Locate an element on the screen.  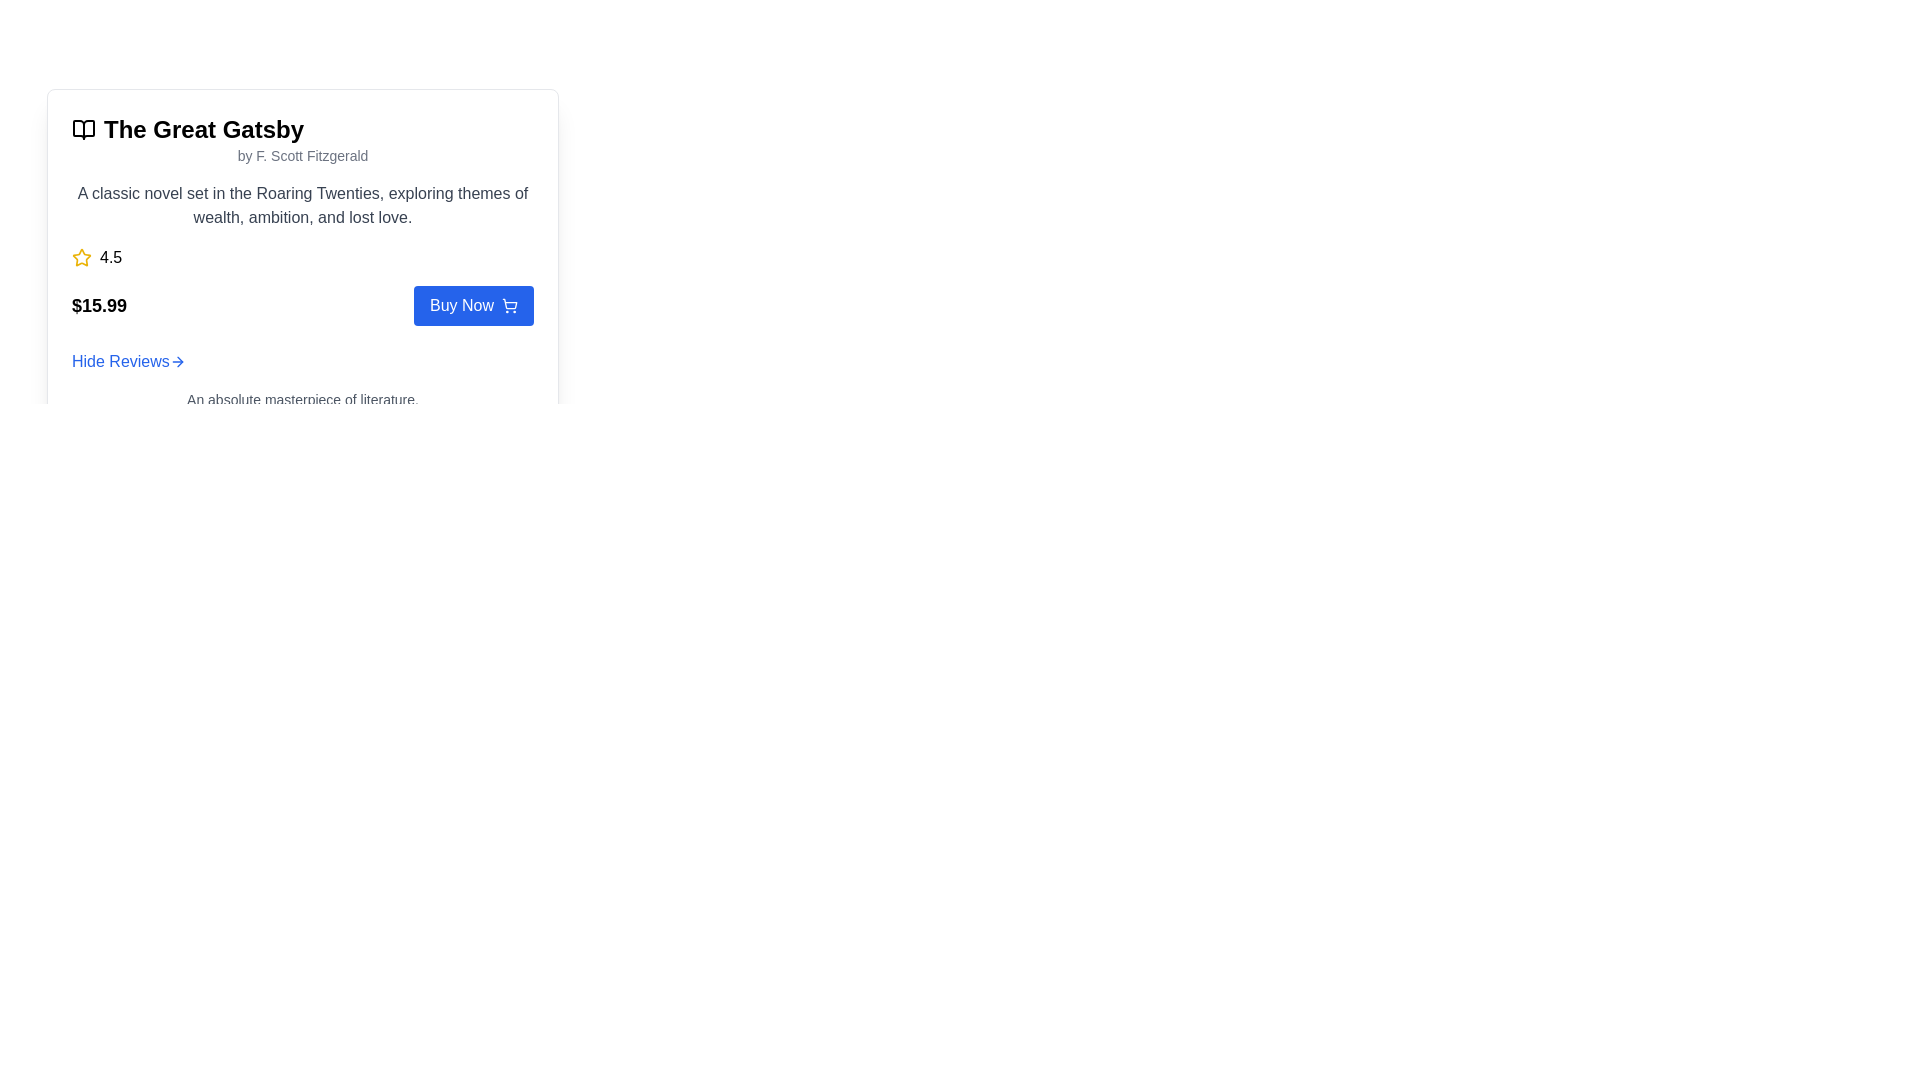
the book-related icon located at the top-left section of the card adjacent to the title 'The Great Gatsby' is located at coordinates (82, 130).